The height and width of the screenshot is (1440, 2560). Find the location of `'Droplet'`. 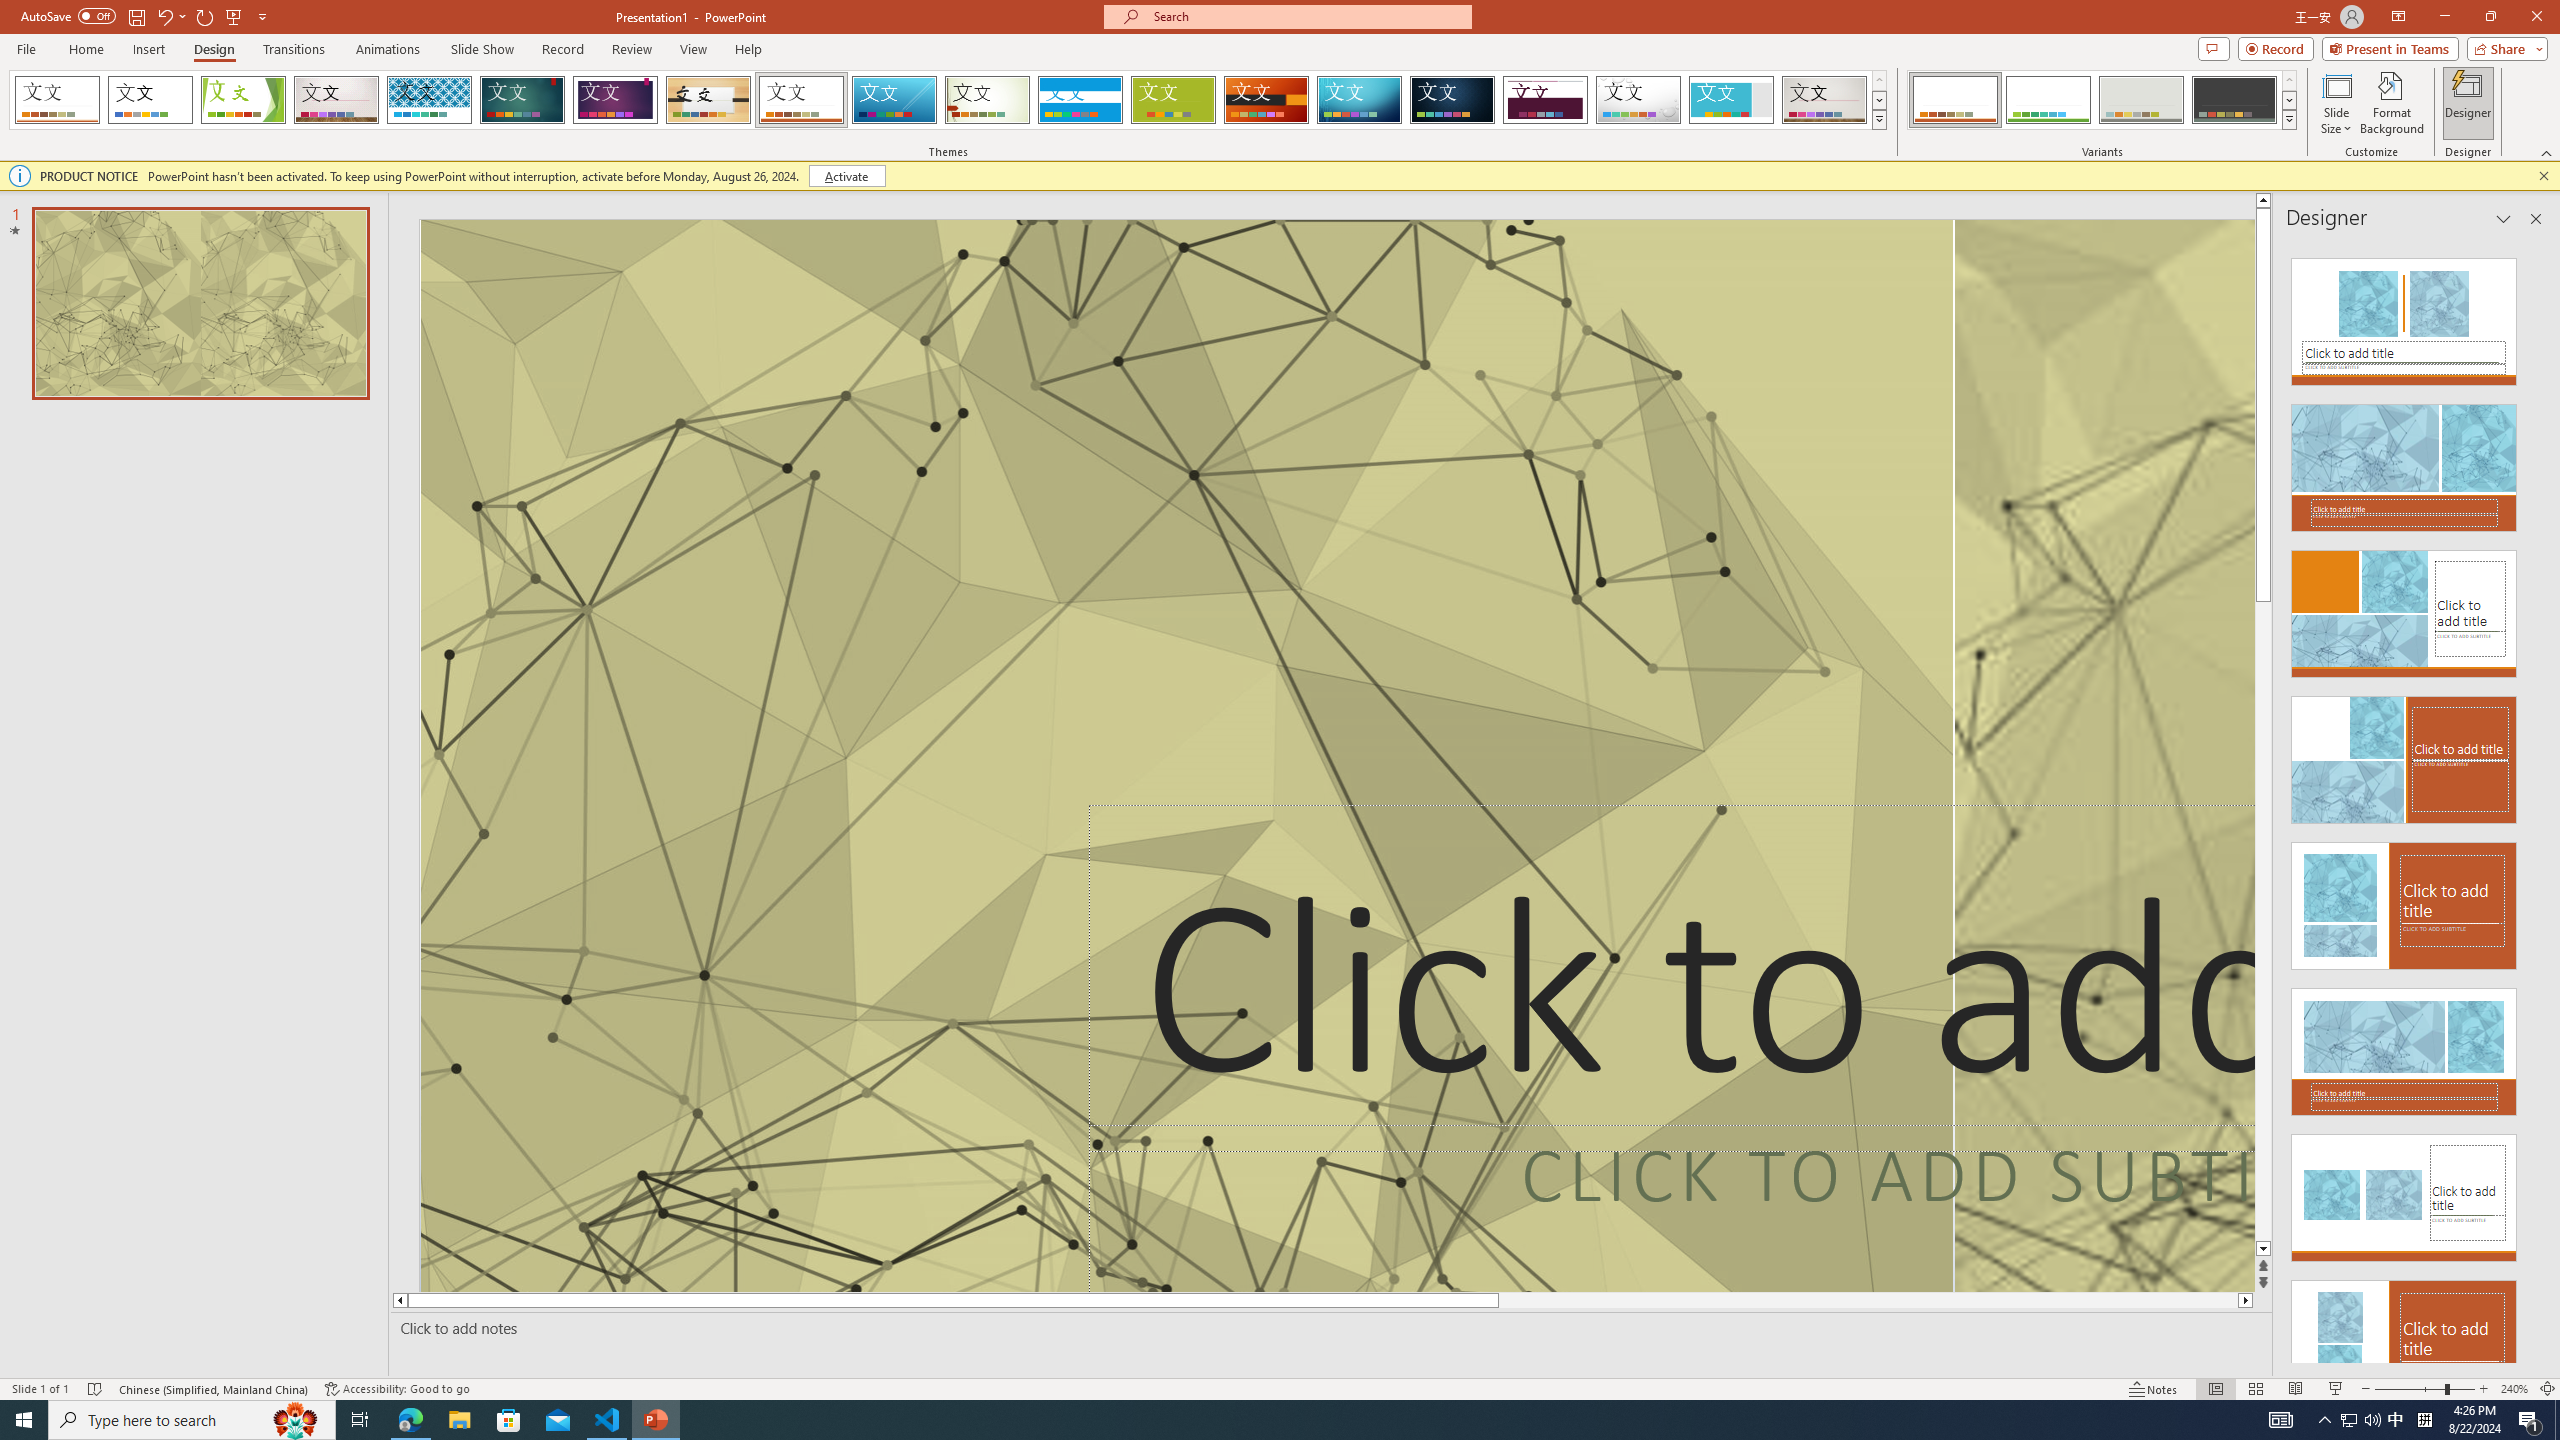

'Droplet' is located at coordinates (1638, 99).